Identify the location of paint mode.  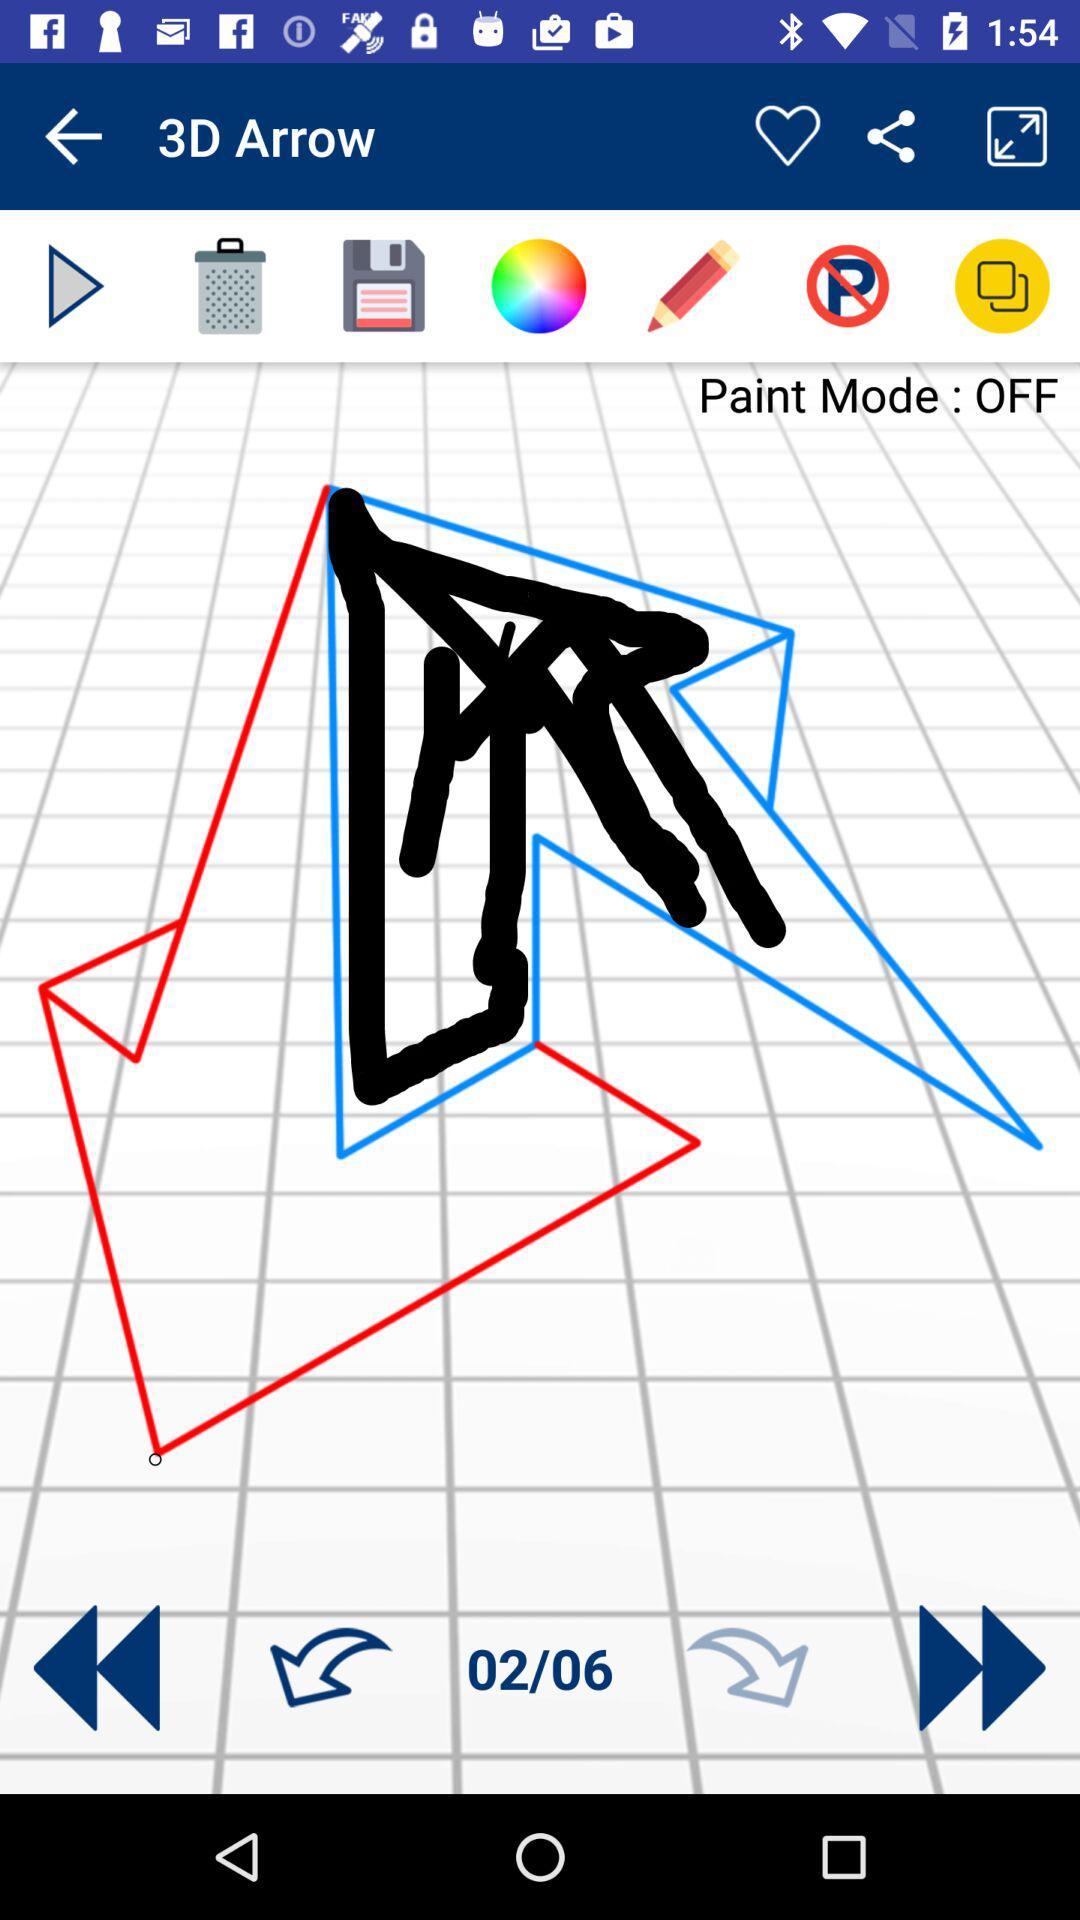
(847, 285).